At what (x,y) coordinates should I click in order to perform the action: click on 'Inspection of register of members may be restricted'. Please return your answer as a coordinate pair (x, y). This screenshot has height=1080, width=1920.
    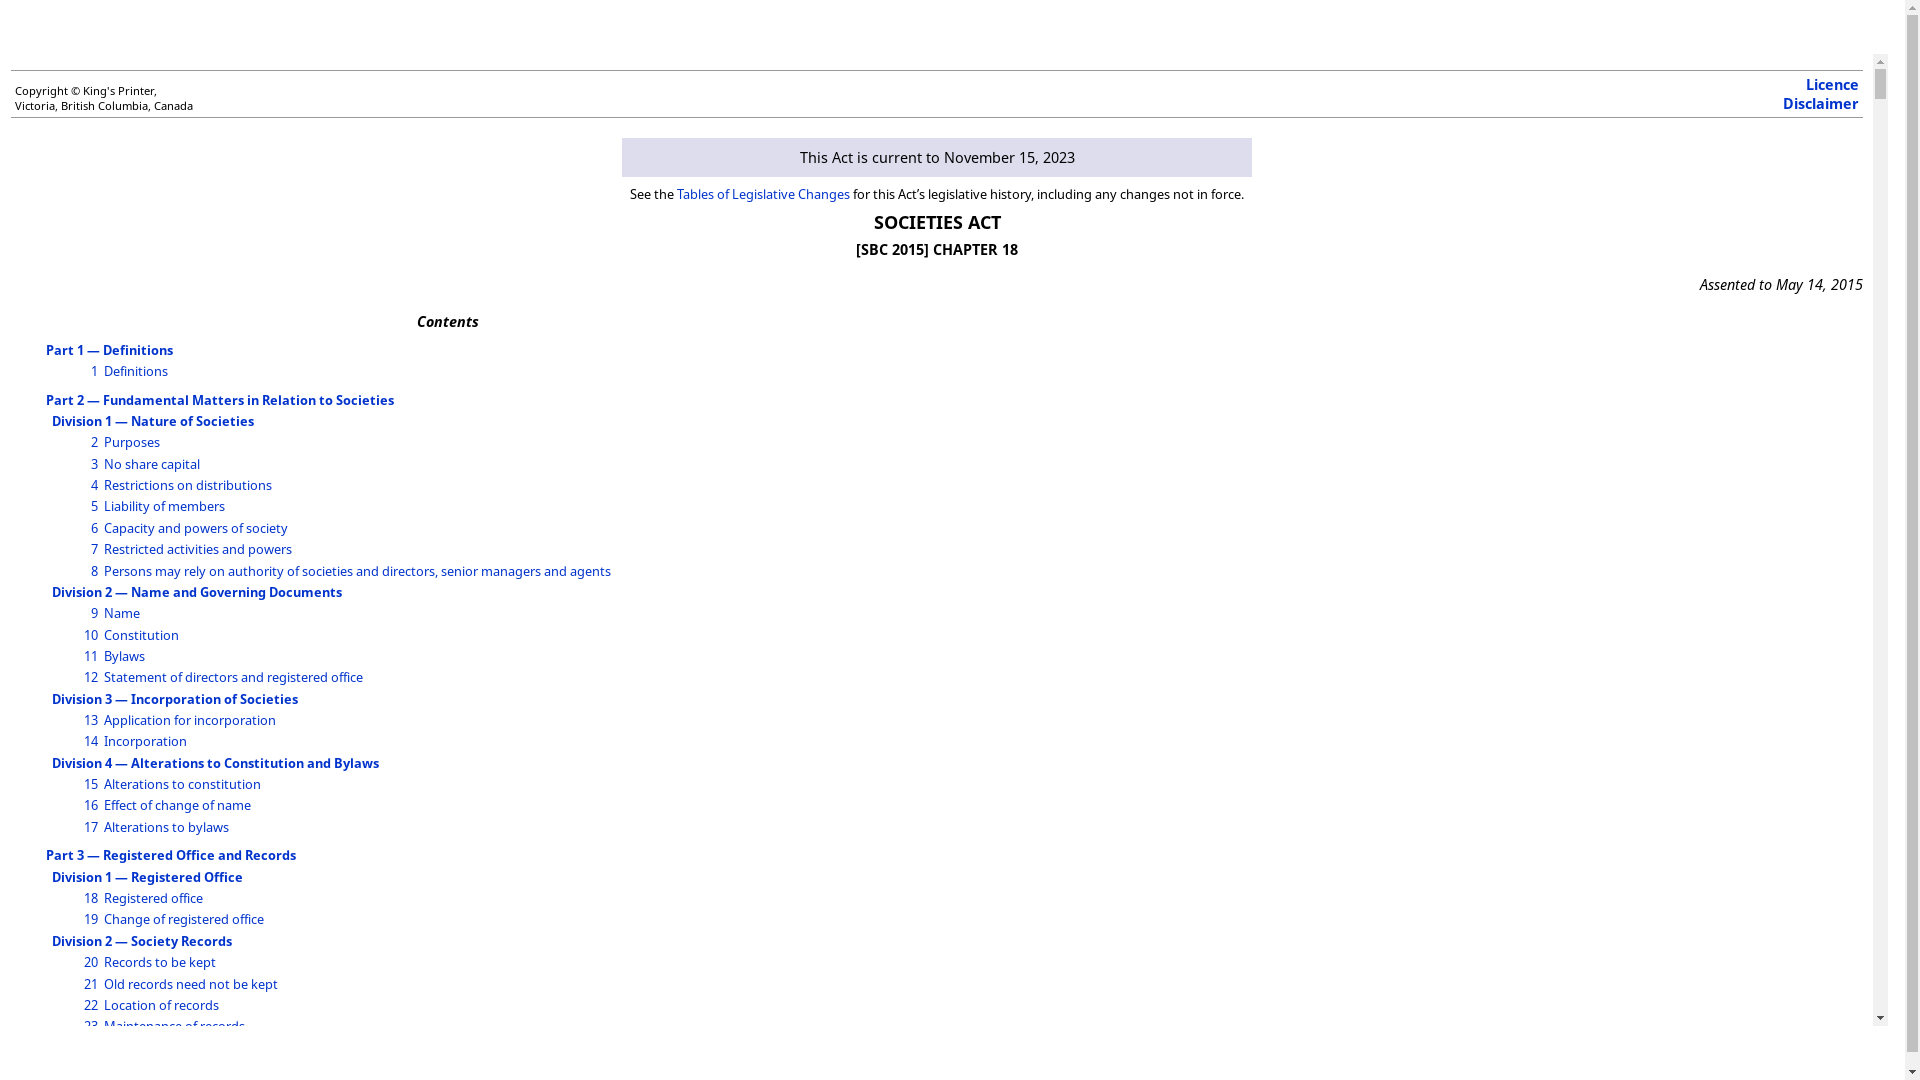
    Looking at the image, I should click on (257, 1067).